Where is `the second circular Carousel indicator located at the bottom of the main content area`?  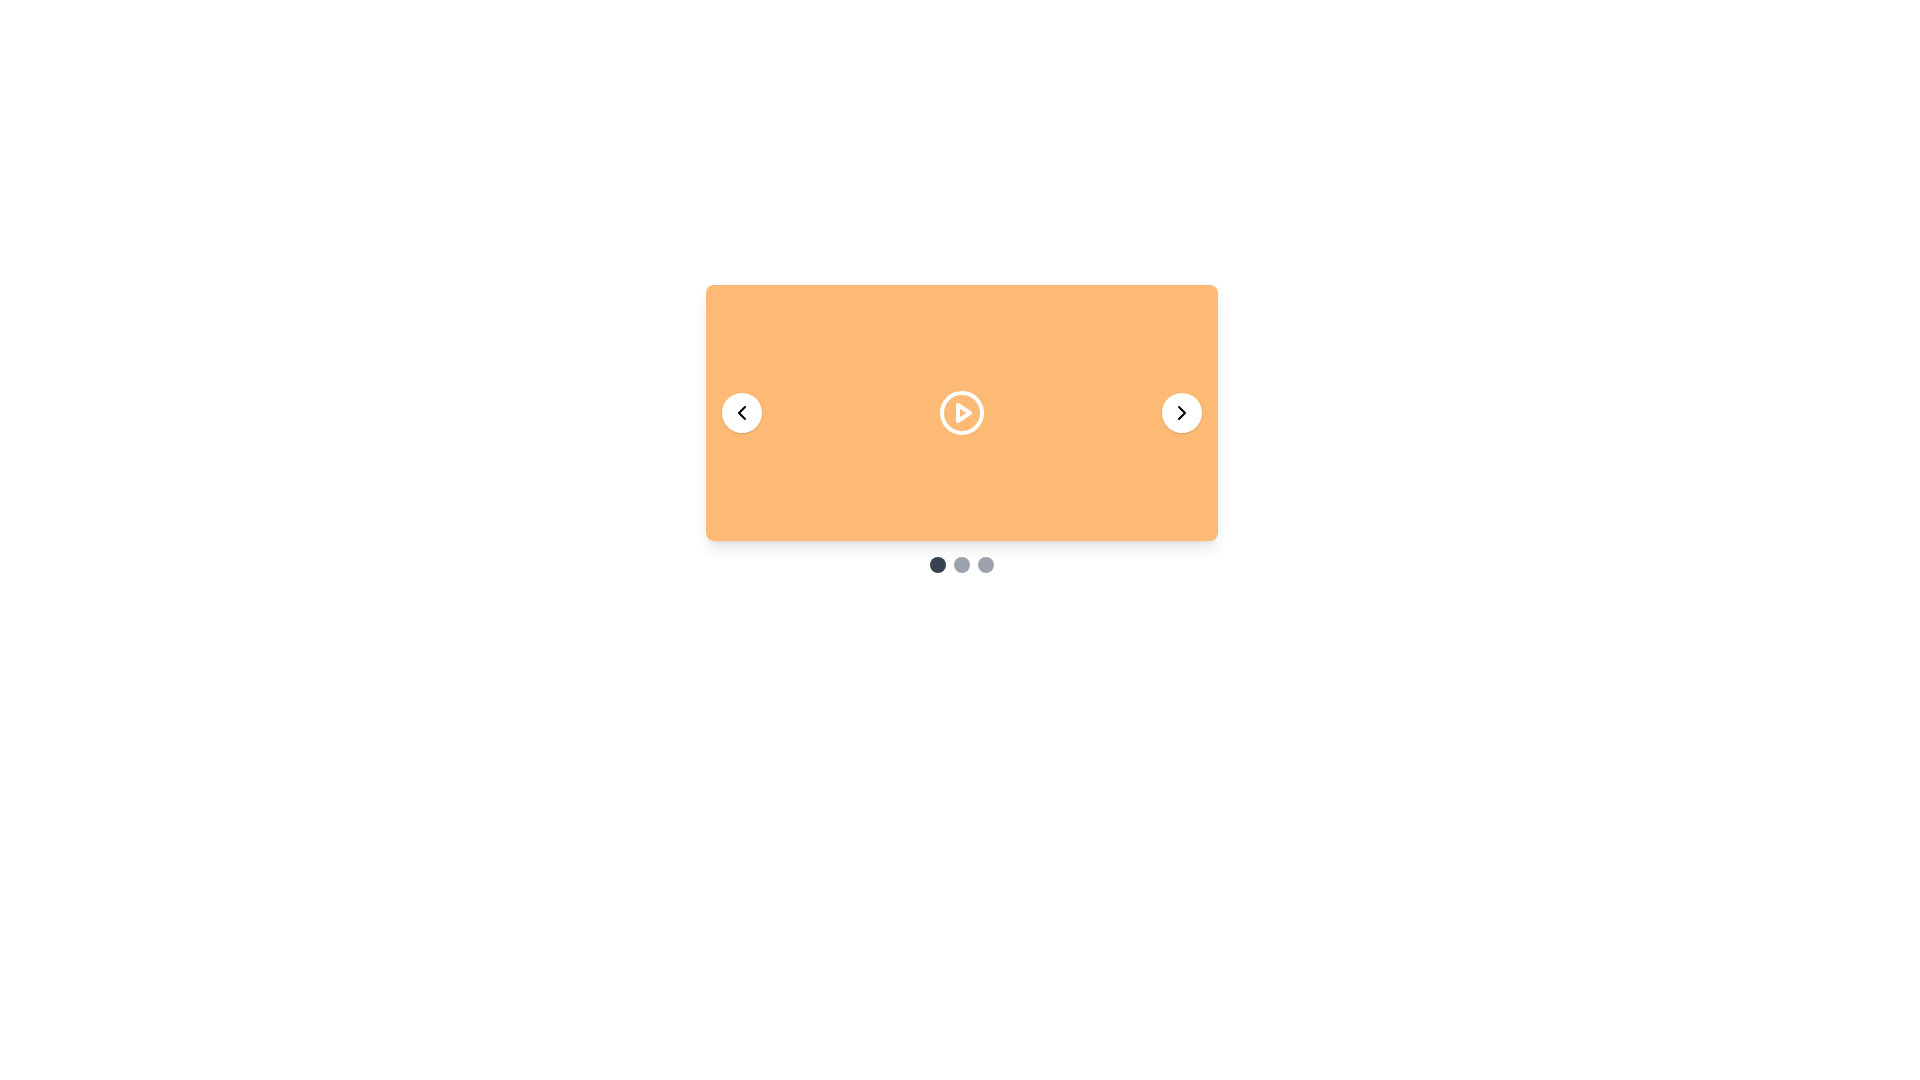 the second circular Carousel indicator located at the bottom of the main content area is located at coordinates (961, 564).